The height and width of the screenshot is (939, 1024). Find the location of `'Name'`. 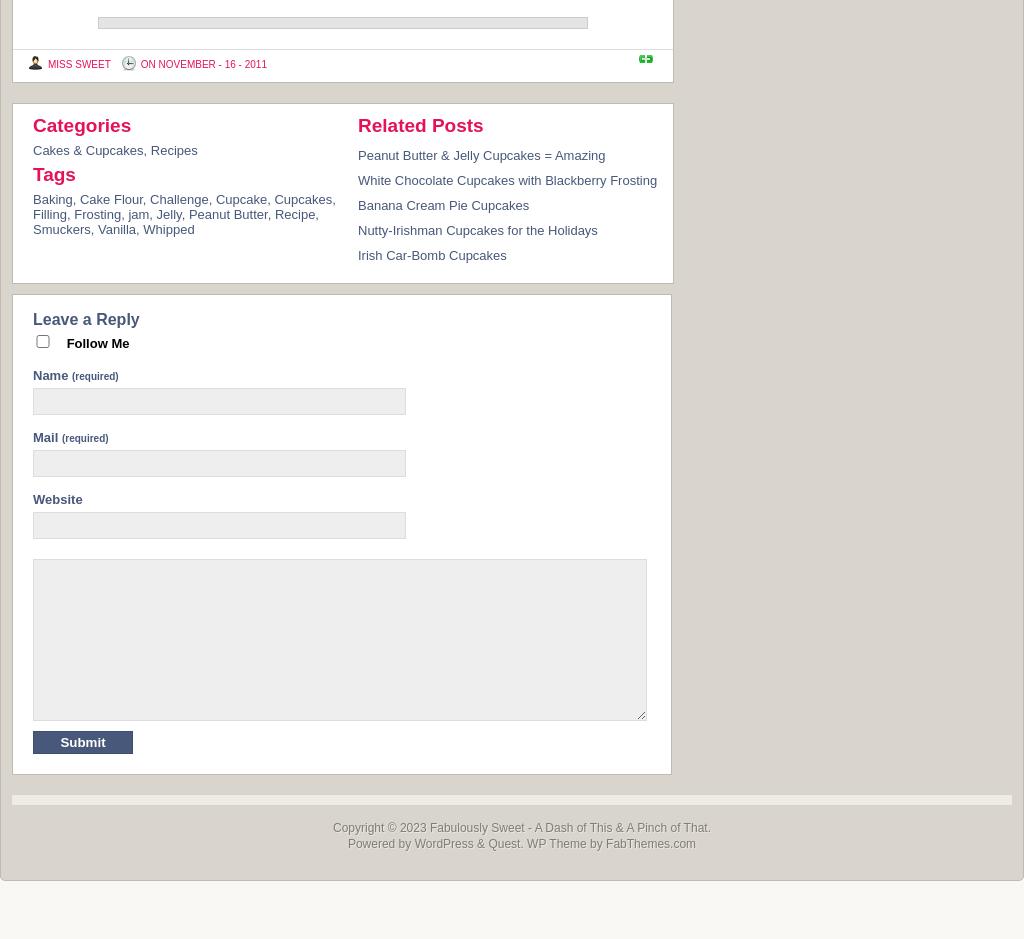

'Name' is located at coordinates (51, 374).